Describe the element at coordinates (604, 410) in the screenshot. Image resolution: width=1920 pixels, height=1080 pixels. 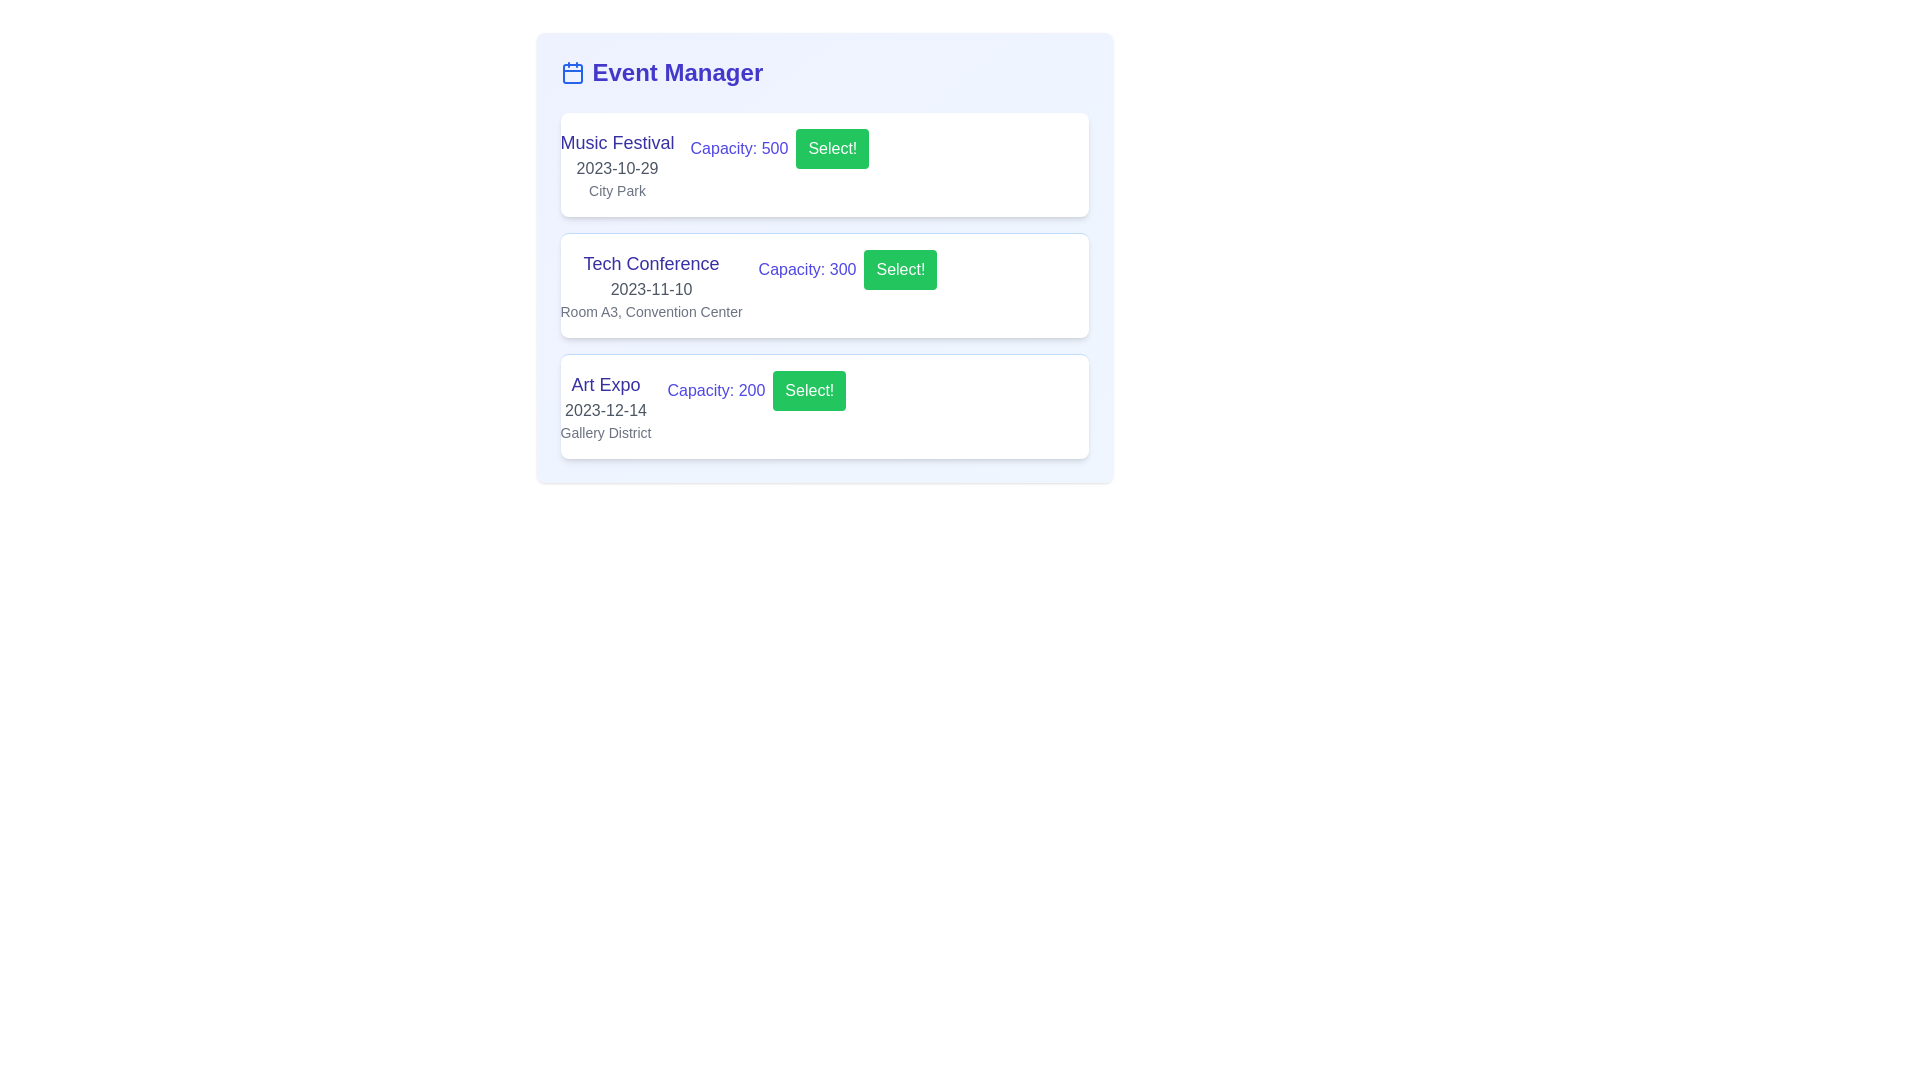
I see `the date text '2023-12-14' styled in gray font, which is positioned below the title 'Art Expo' and above the location 'Gallery District' in the event list` at that location.